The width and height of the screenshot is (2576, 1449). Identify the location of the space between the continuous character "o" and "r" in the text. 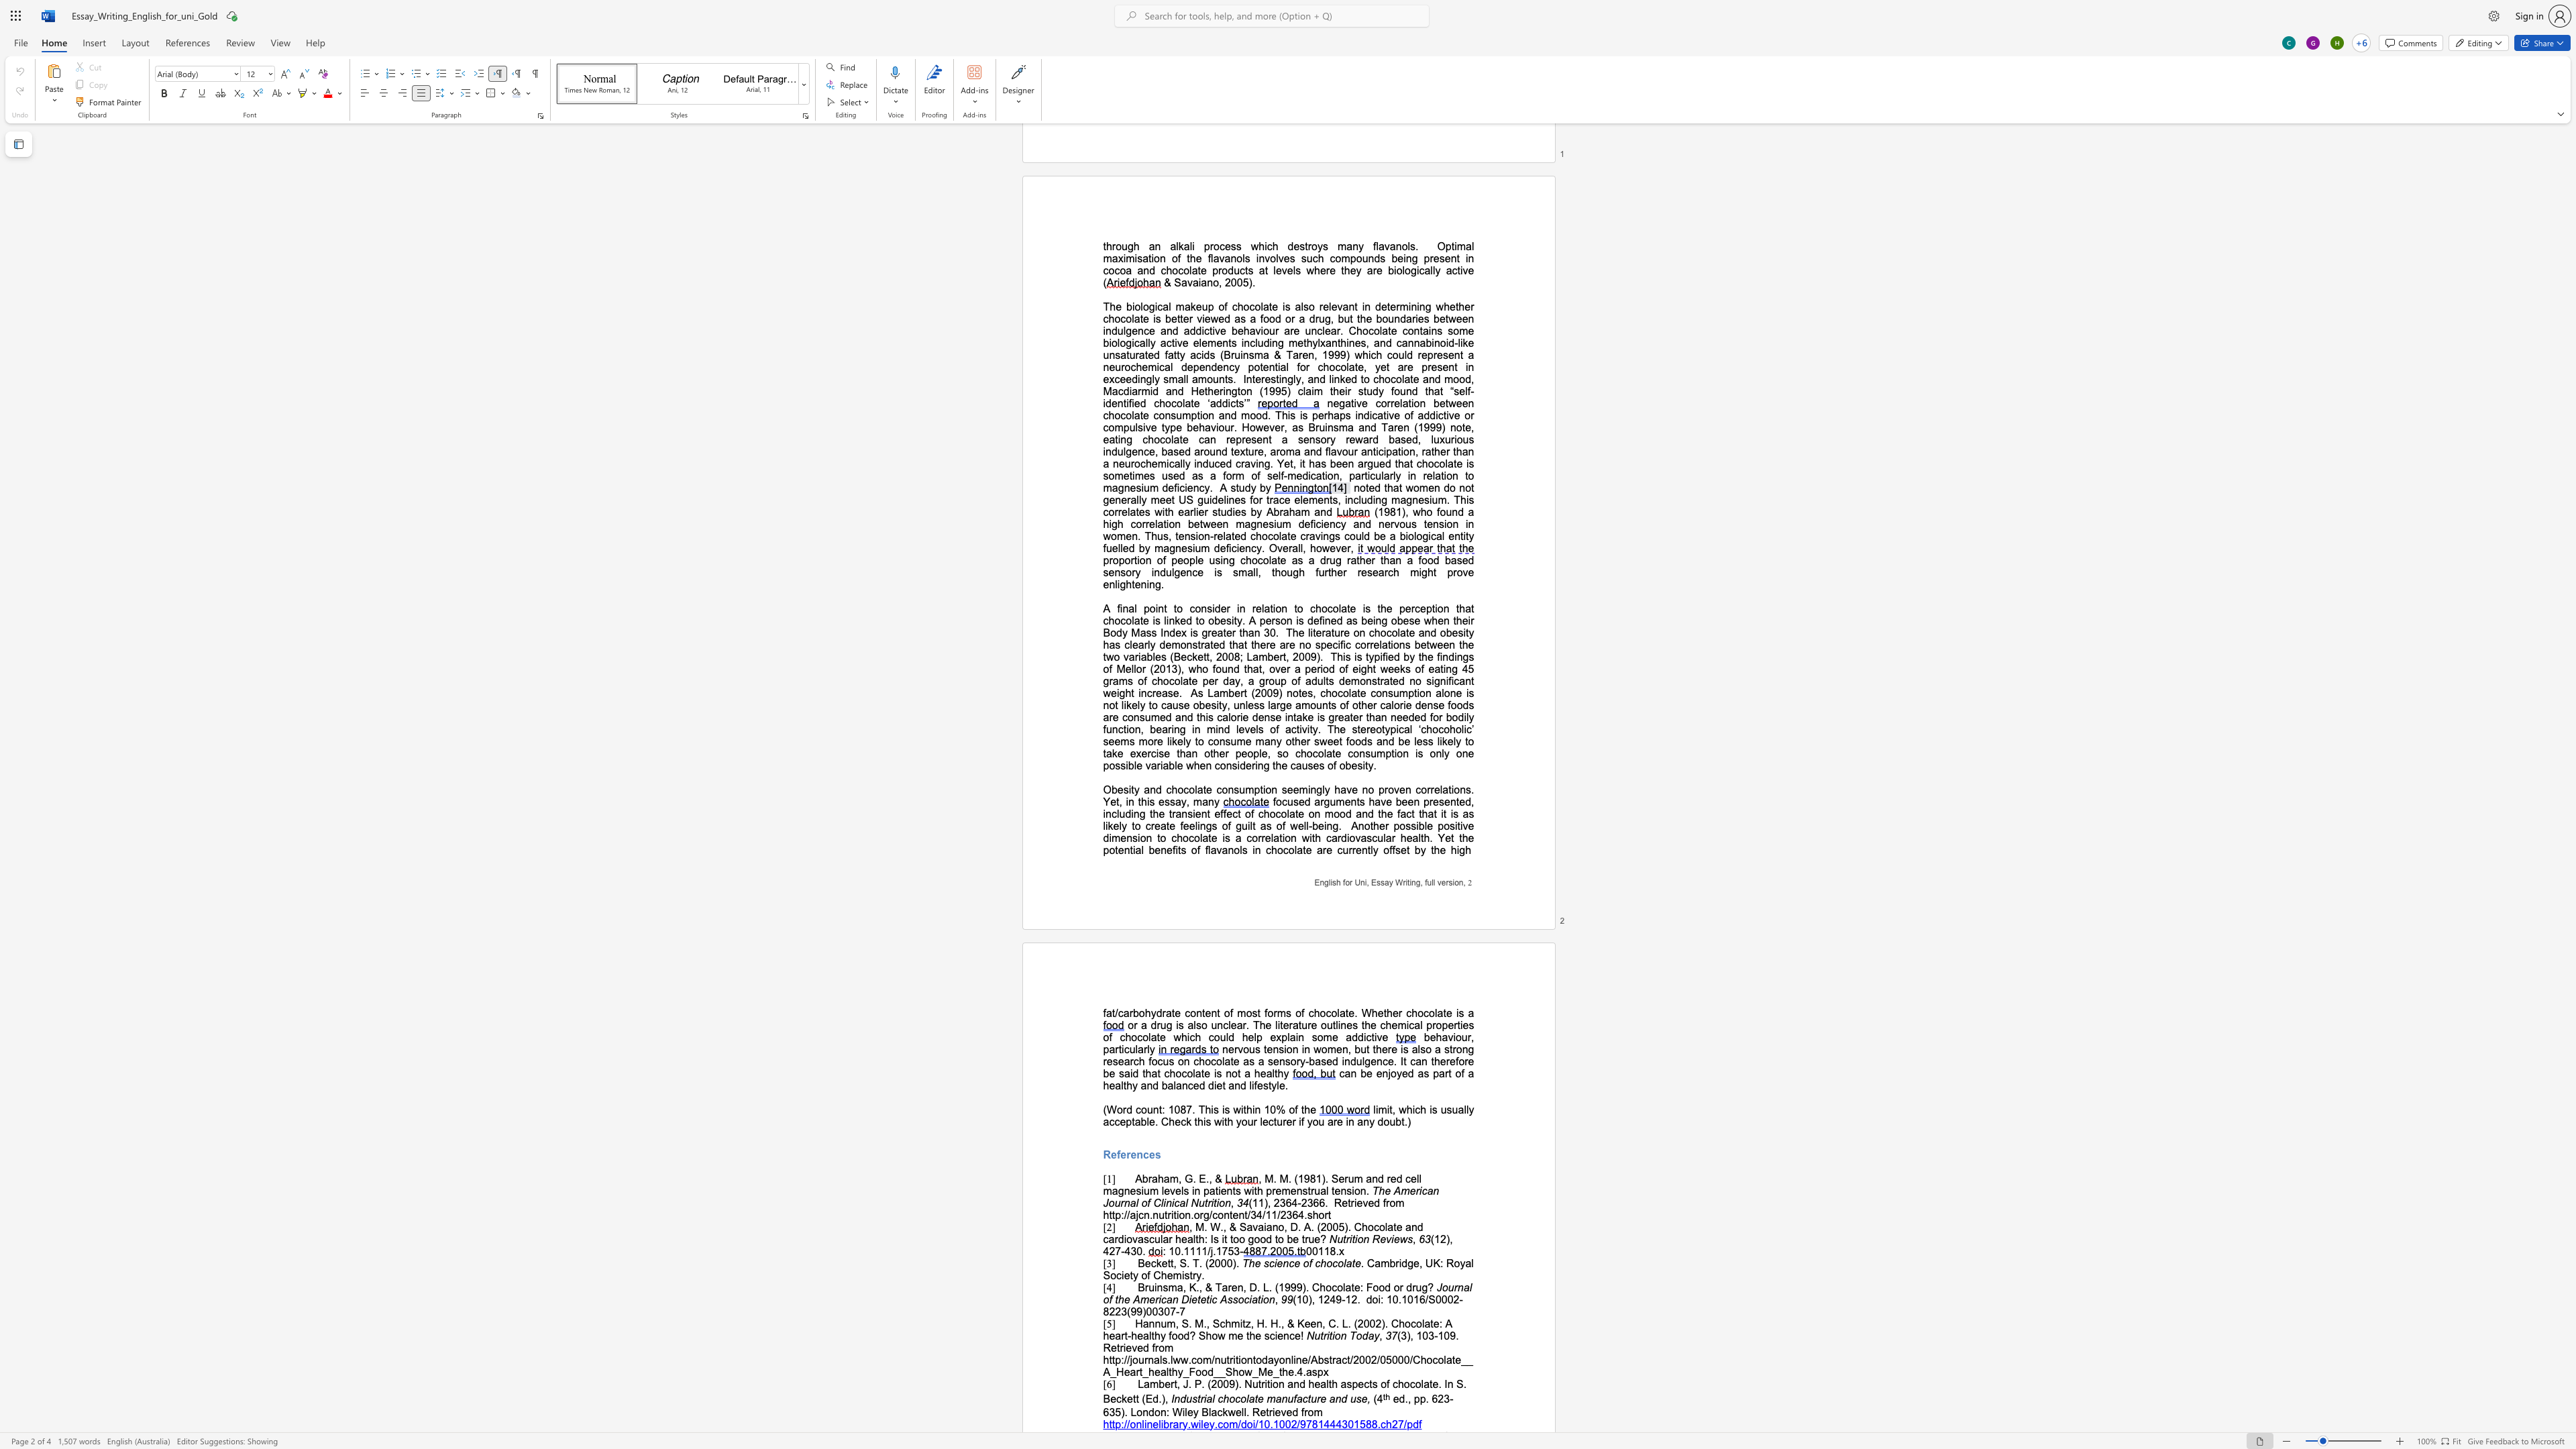
(1122, 1108).